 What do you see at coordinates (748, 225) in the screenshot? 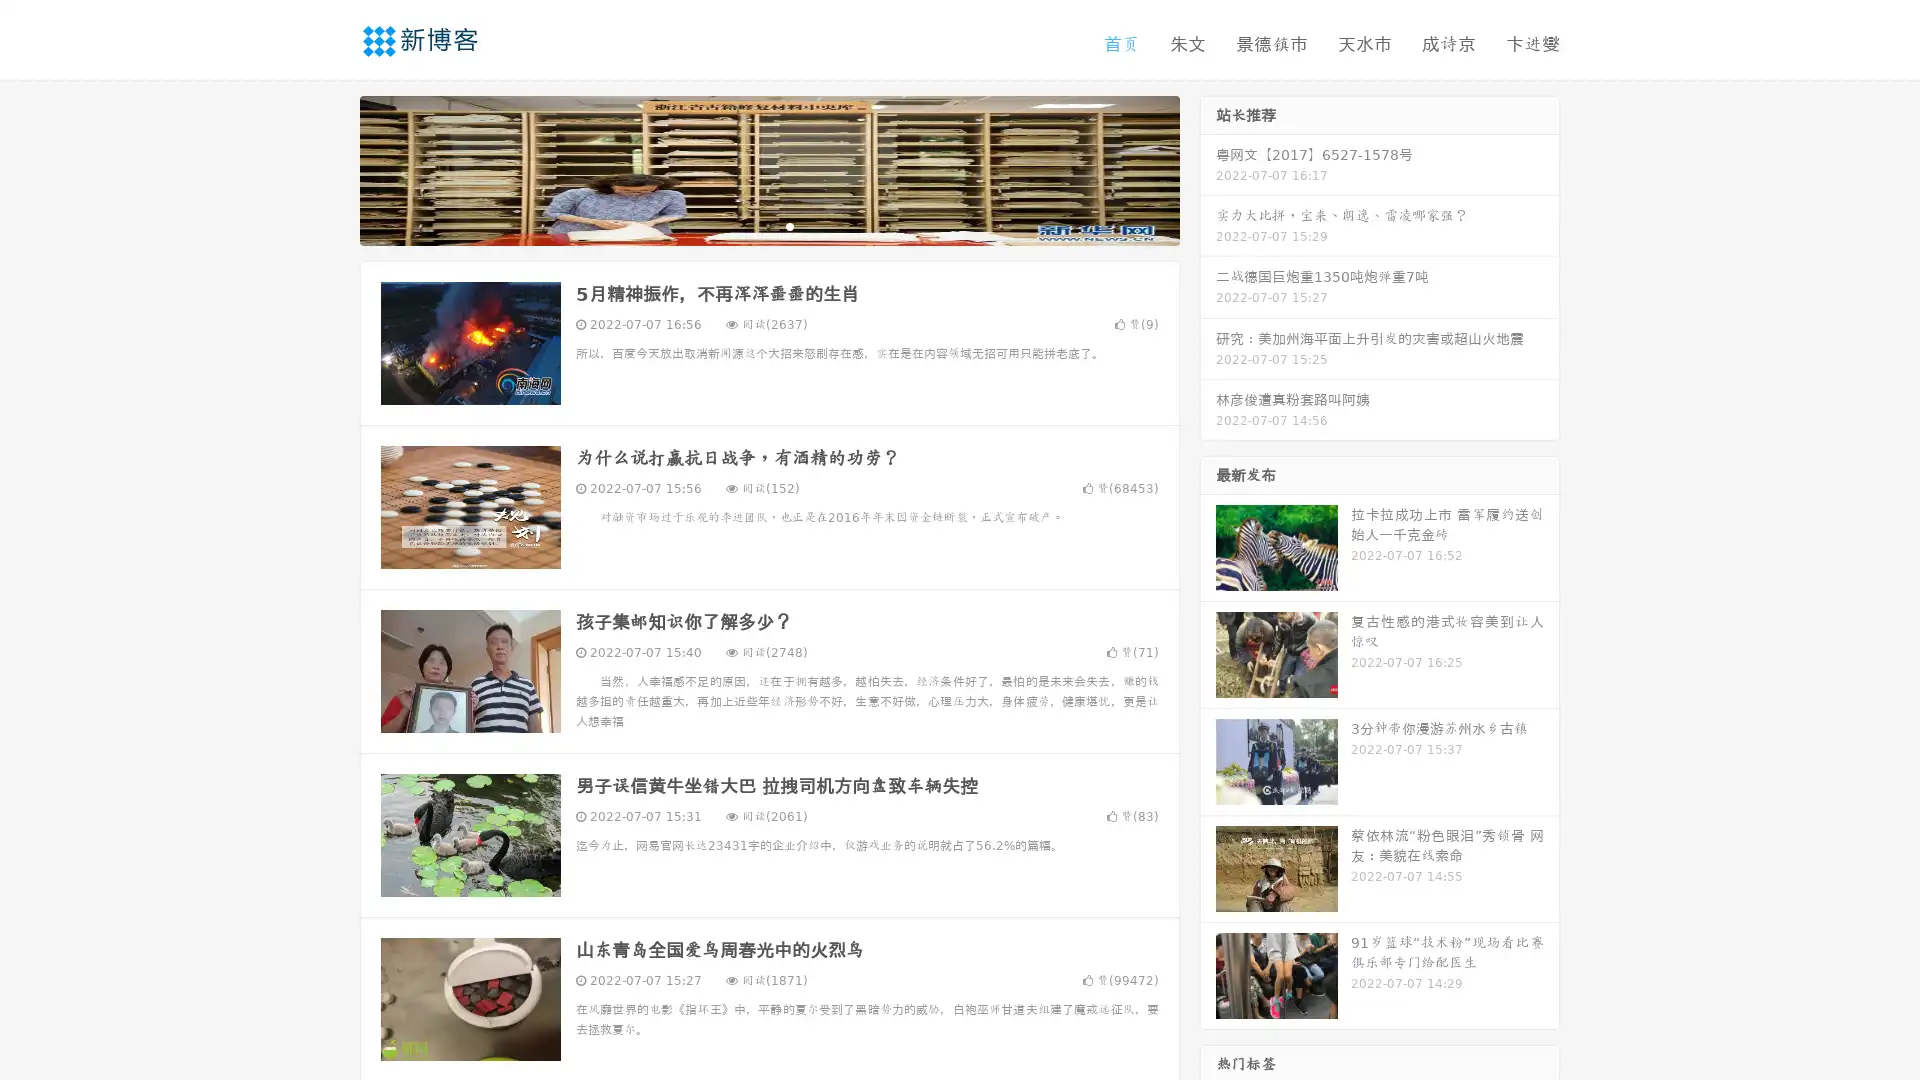
I see `Go to slide 1` at bounding box center [748, 225].